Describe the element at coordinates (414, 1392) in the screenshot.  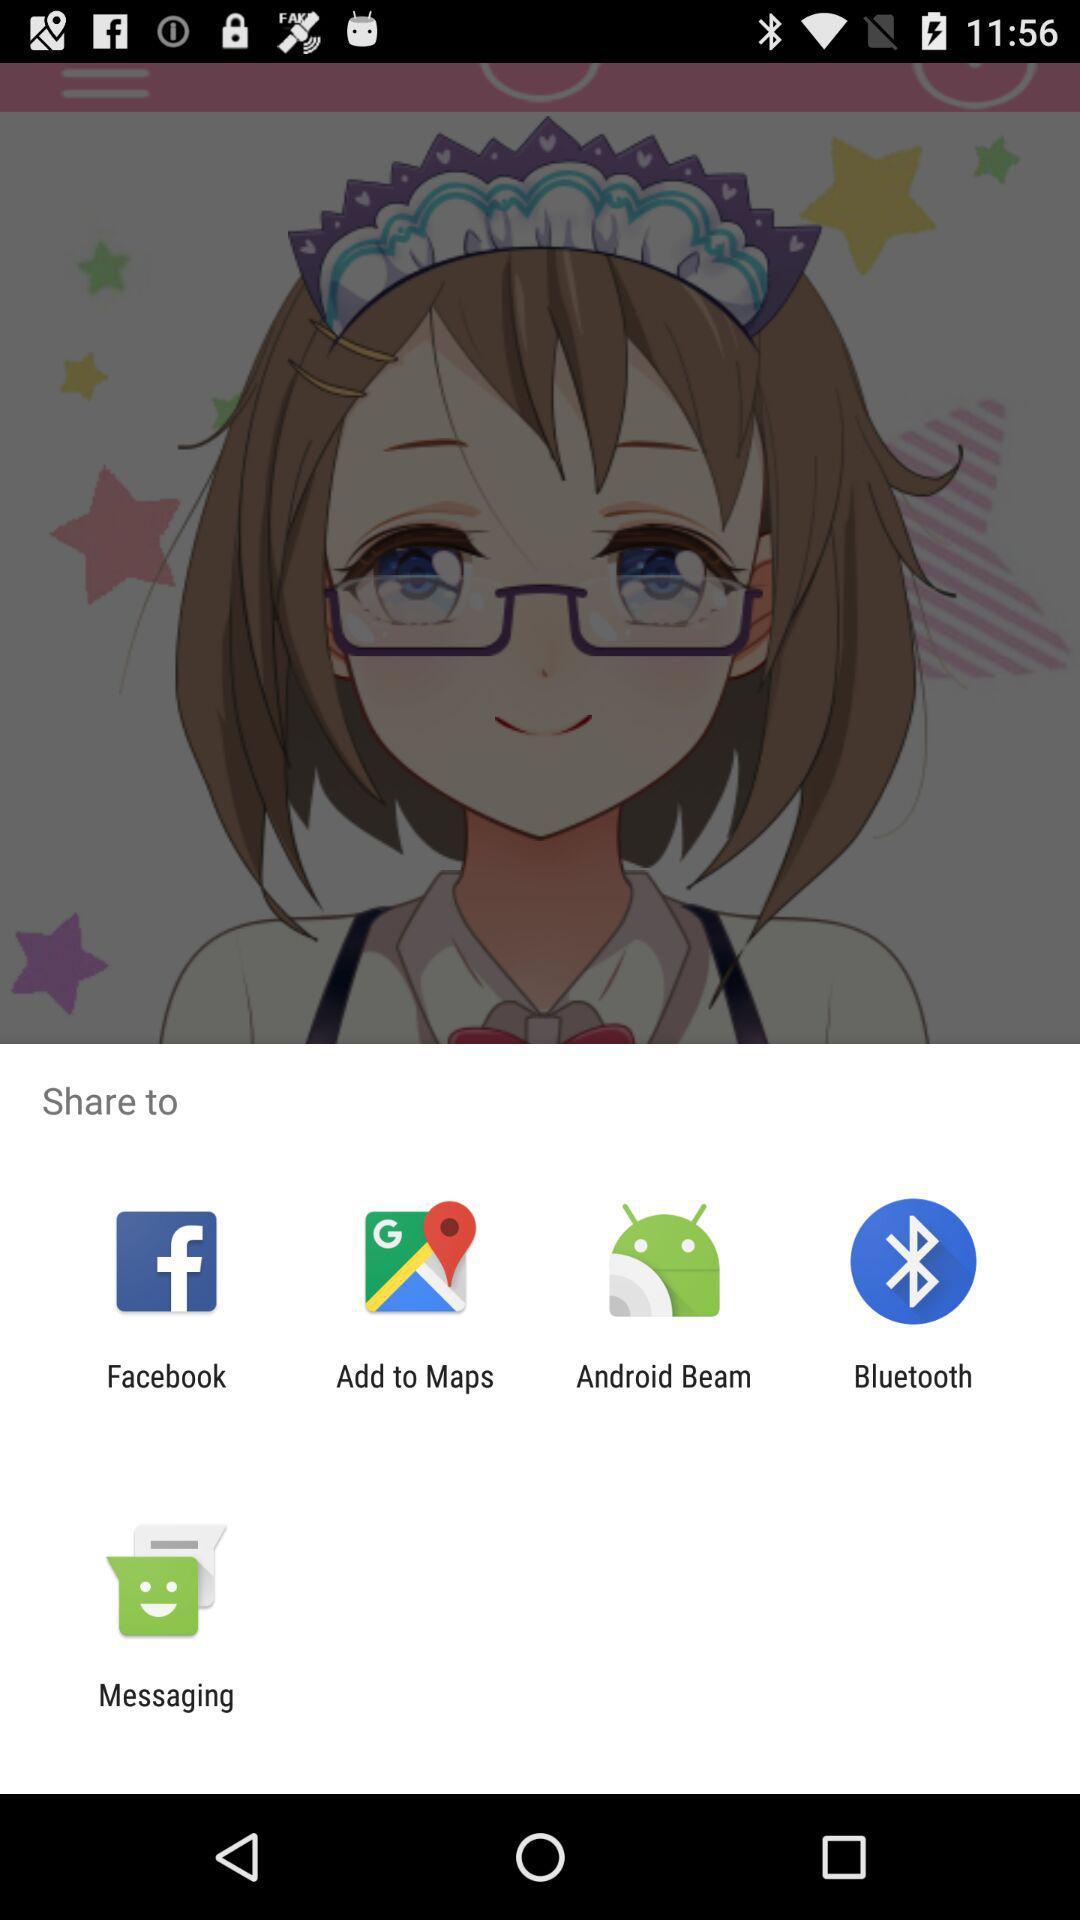
I see `app next to the facebook item` at that location.